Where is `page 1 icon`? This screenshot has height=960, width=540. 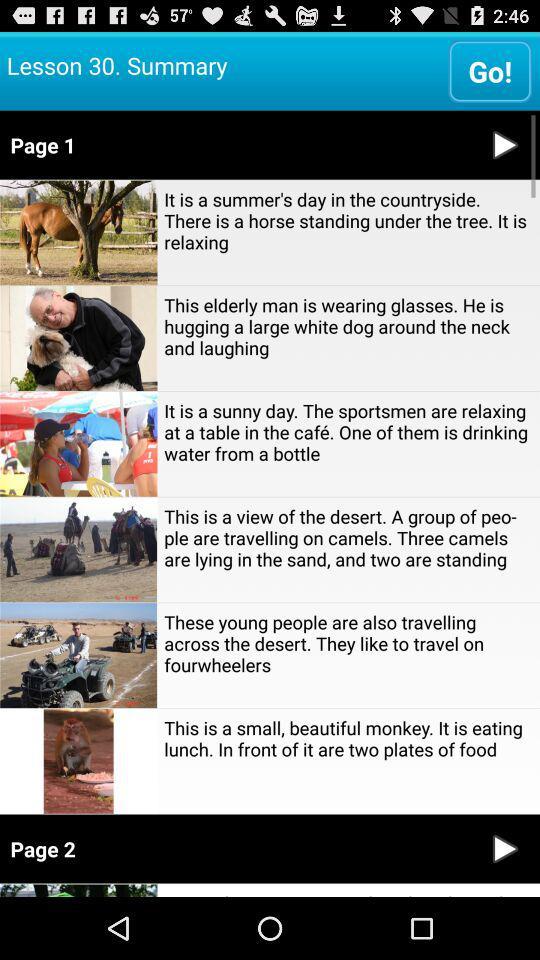
page 1 icon is located at coordinates (234, 143).